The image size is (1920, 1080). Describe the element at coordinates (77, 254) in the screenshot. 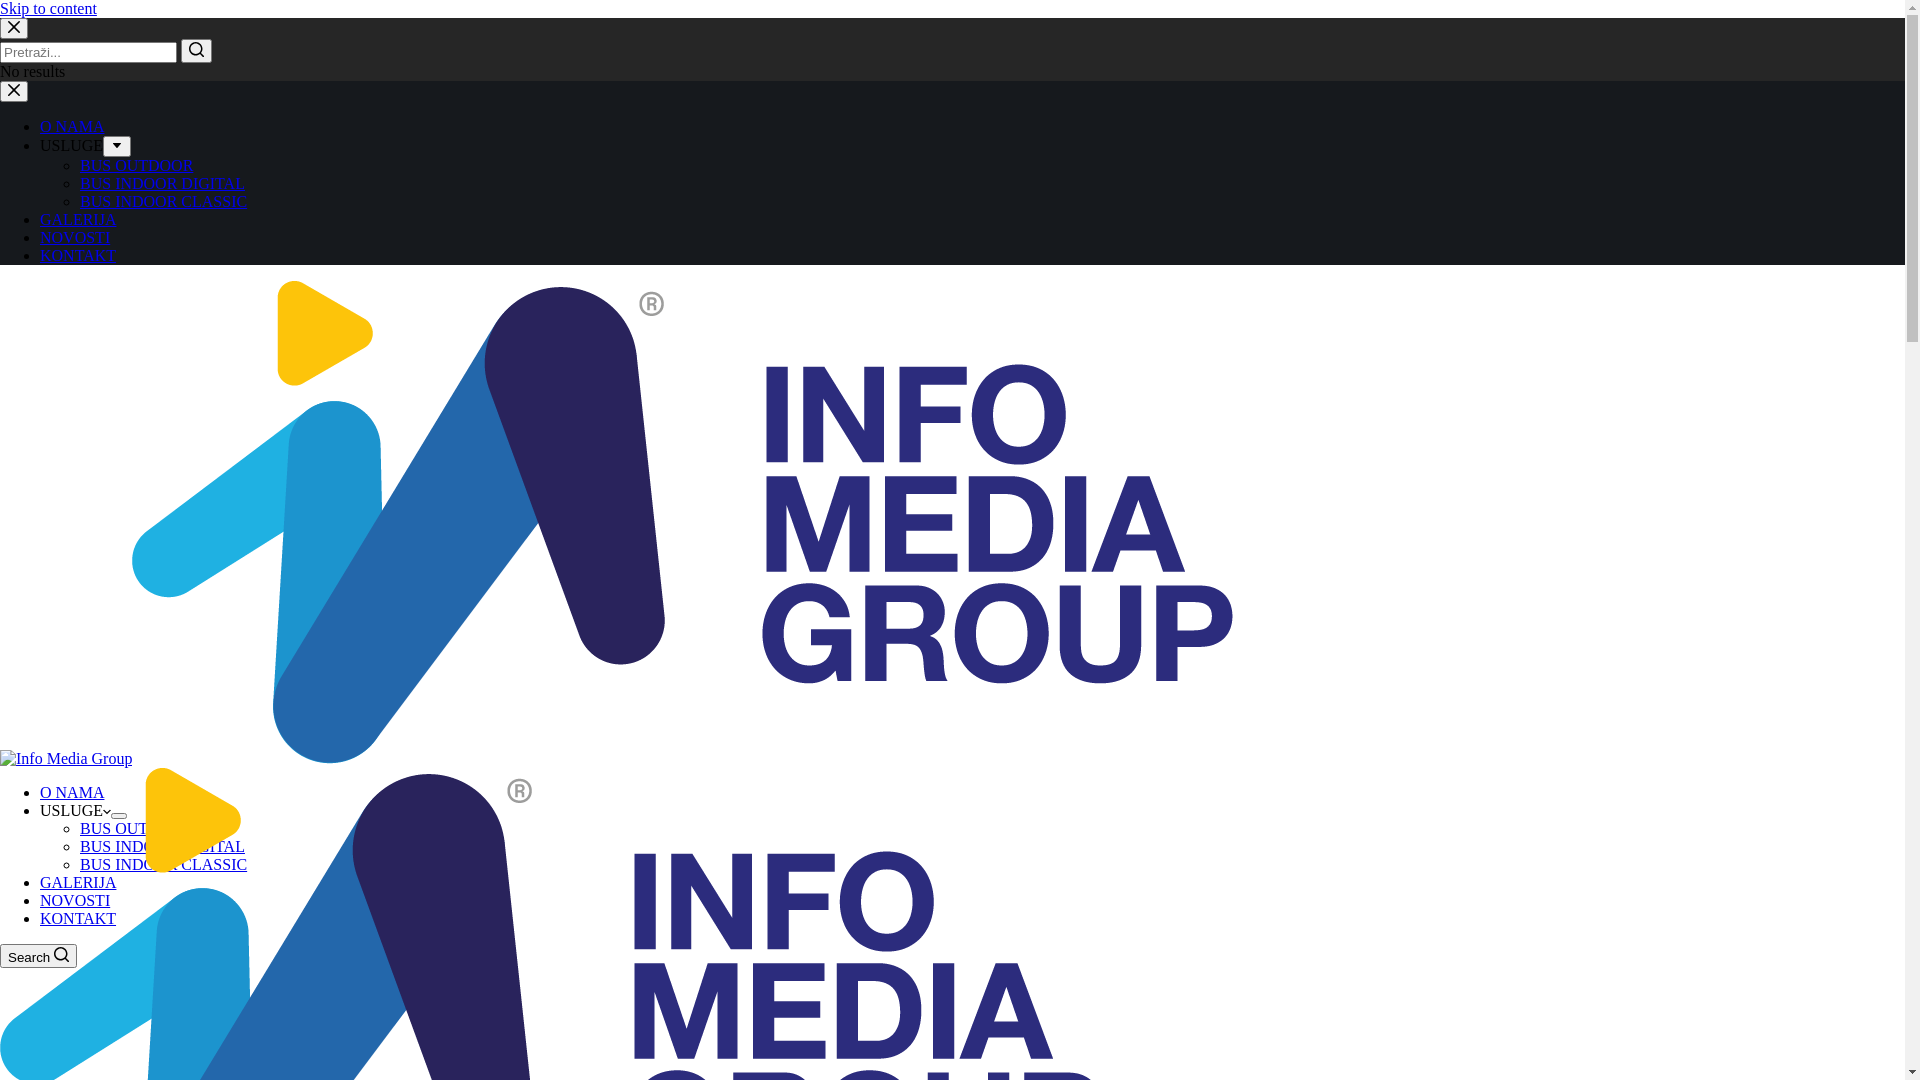

I see `'KONTAKT'` at that location.